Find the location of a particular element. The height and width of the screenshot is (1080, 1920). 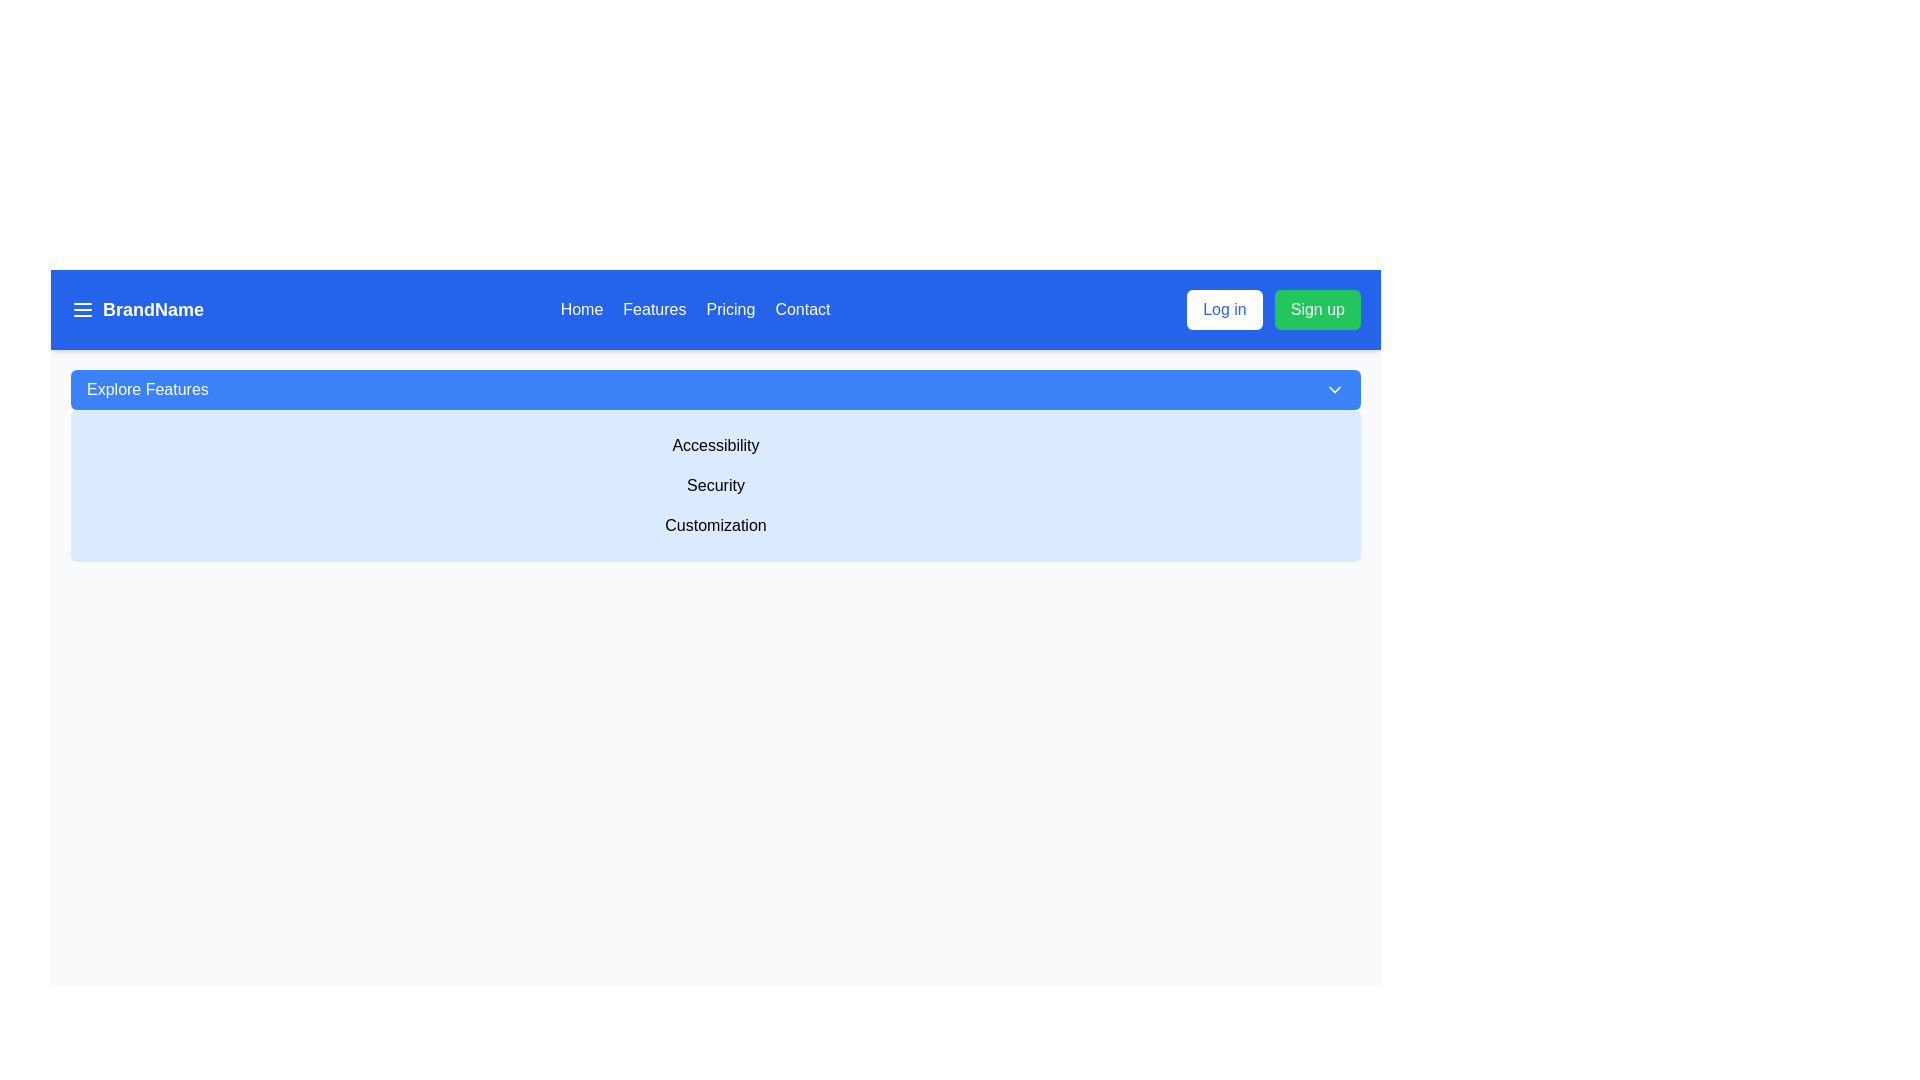

the 'Pricing' text link in the navigation bar is located at coordinates (729, 309).